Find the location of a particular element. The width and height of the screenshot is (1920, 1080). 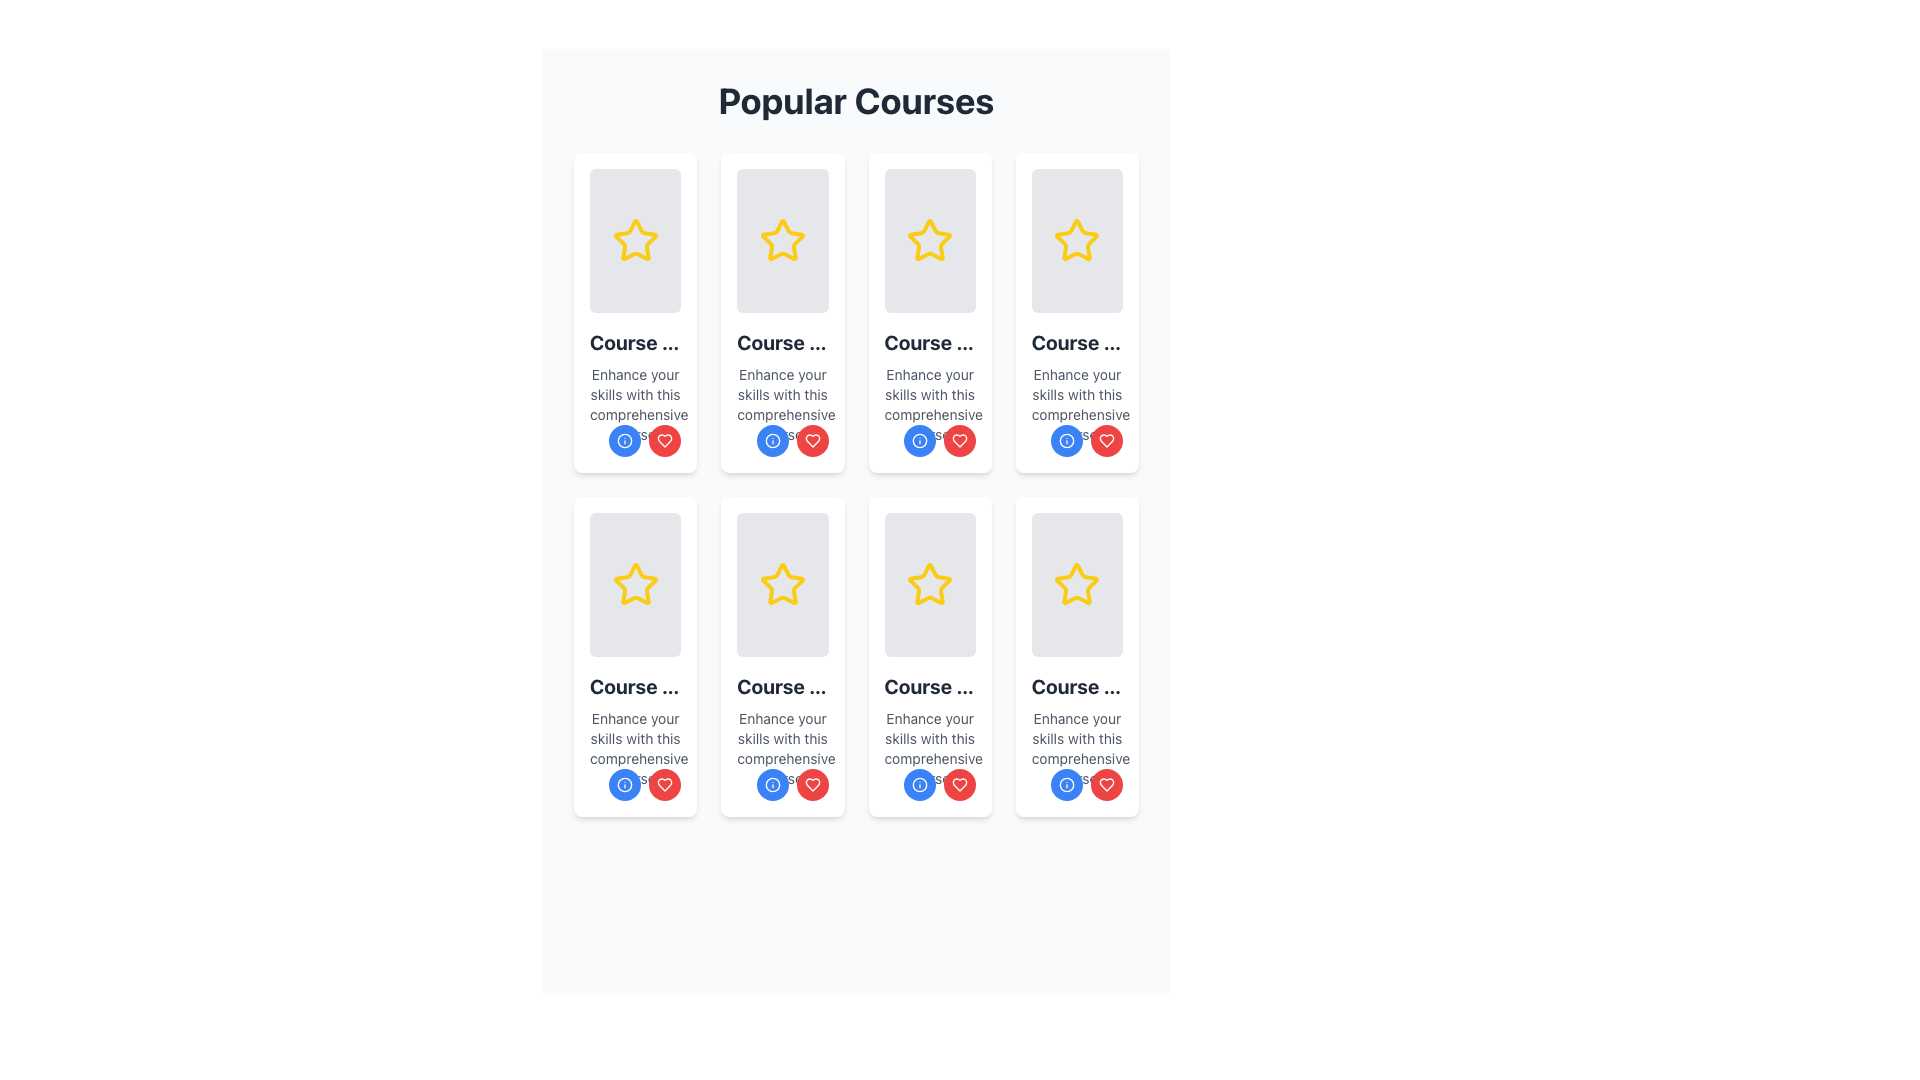

the information icon button located at the bottom-left corner of the course card is located at coordinates (1065, 439).